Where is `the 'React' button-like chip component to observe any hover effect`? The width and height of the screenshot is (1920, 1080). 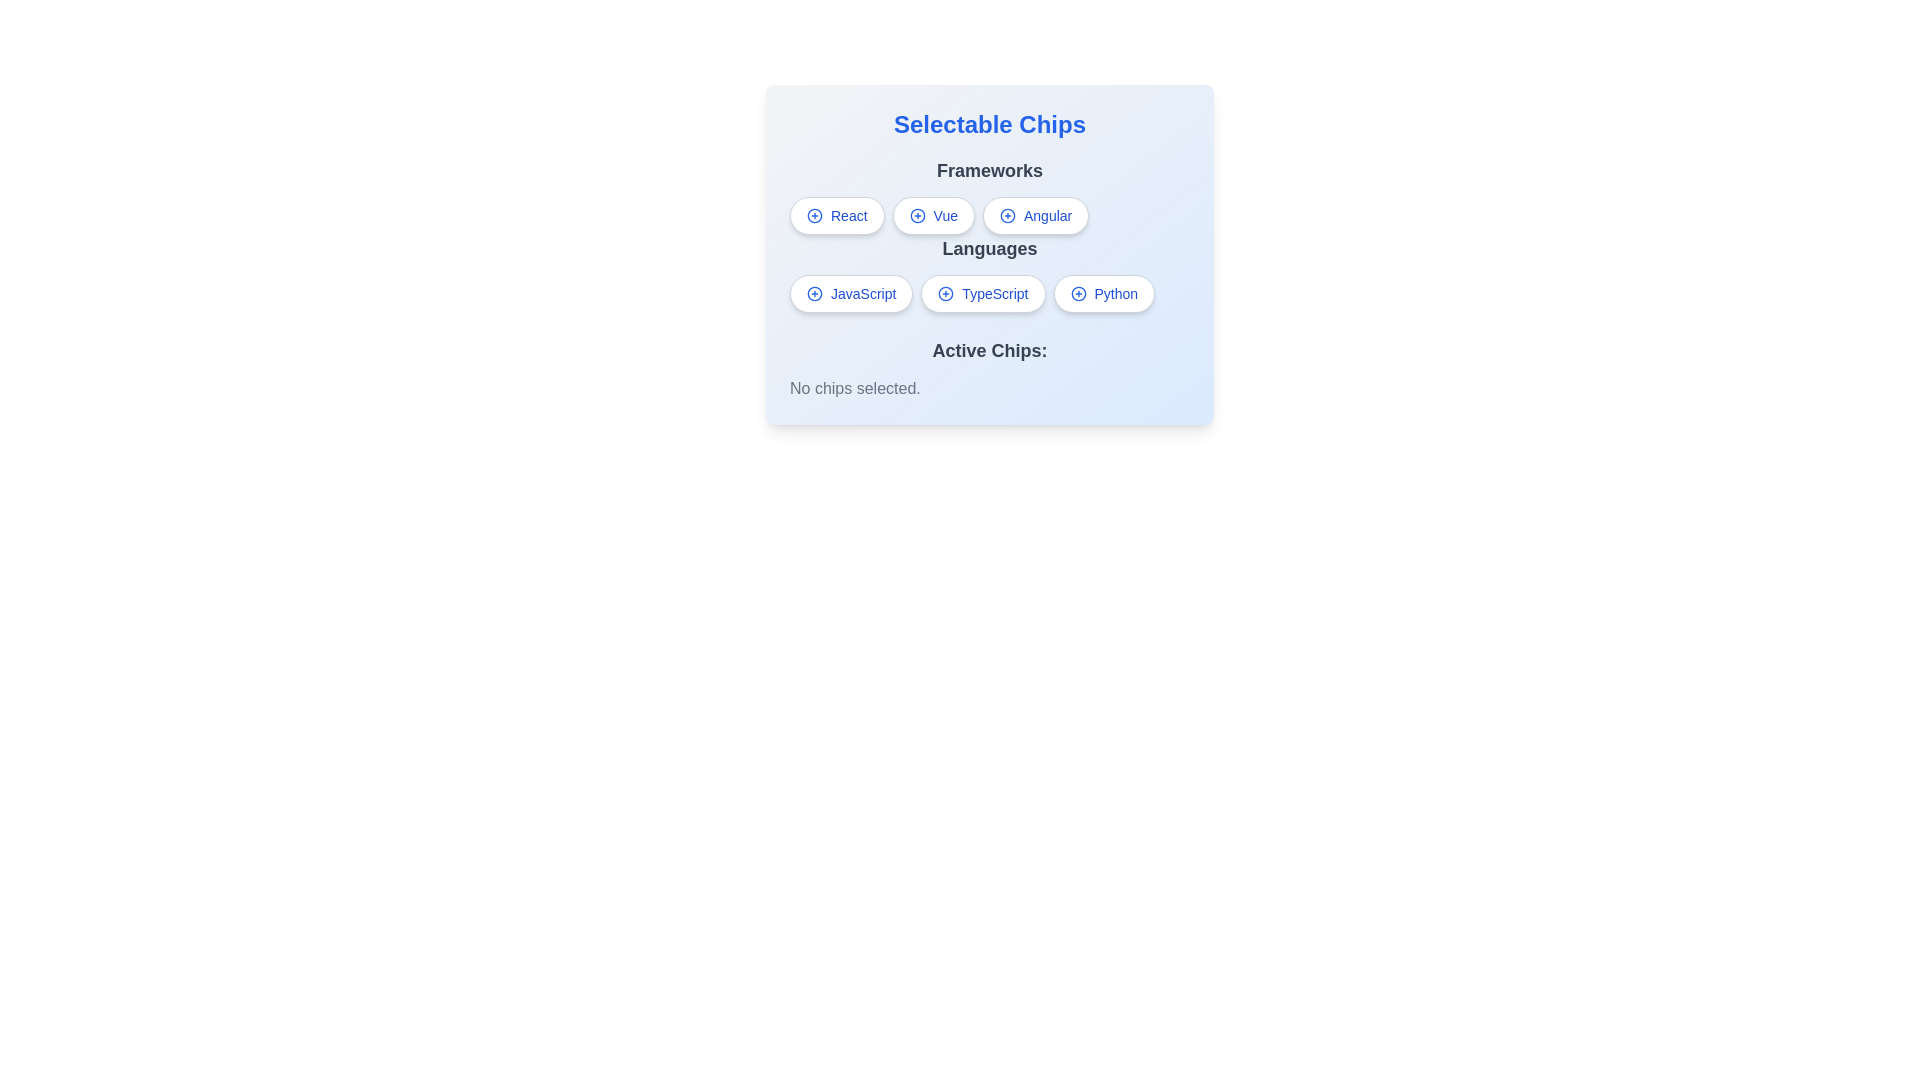 the 'React' button-like chip component to observe any hover effect is located at coordinates (837, 216).